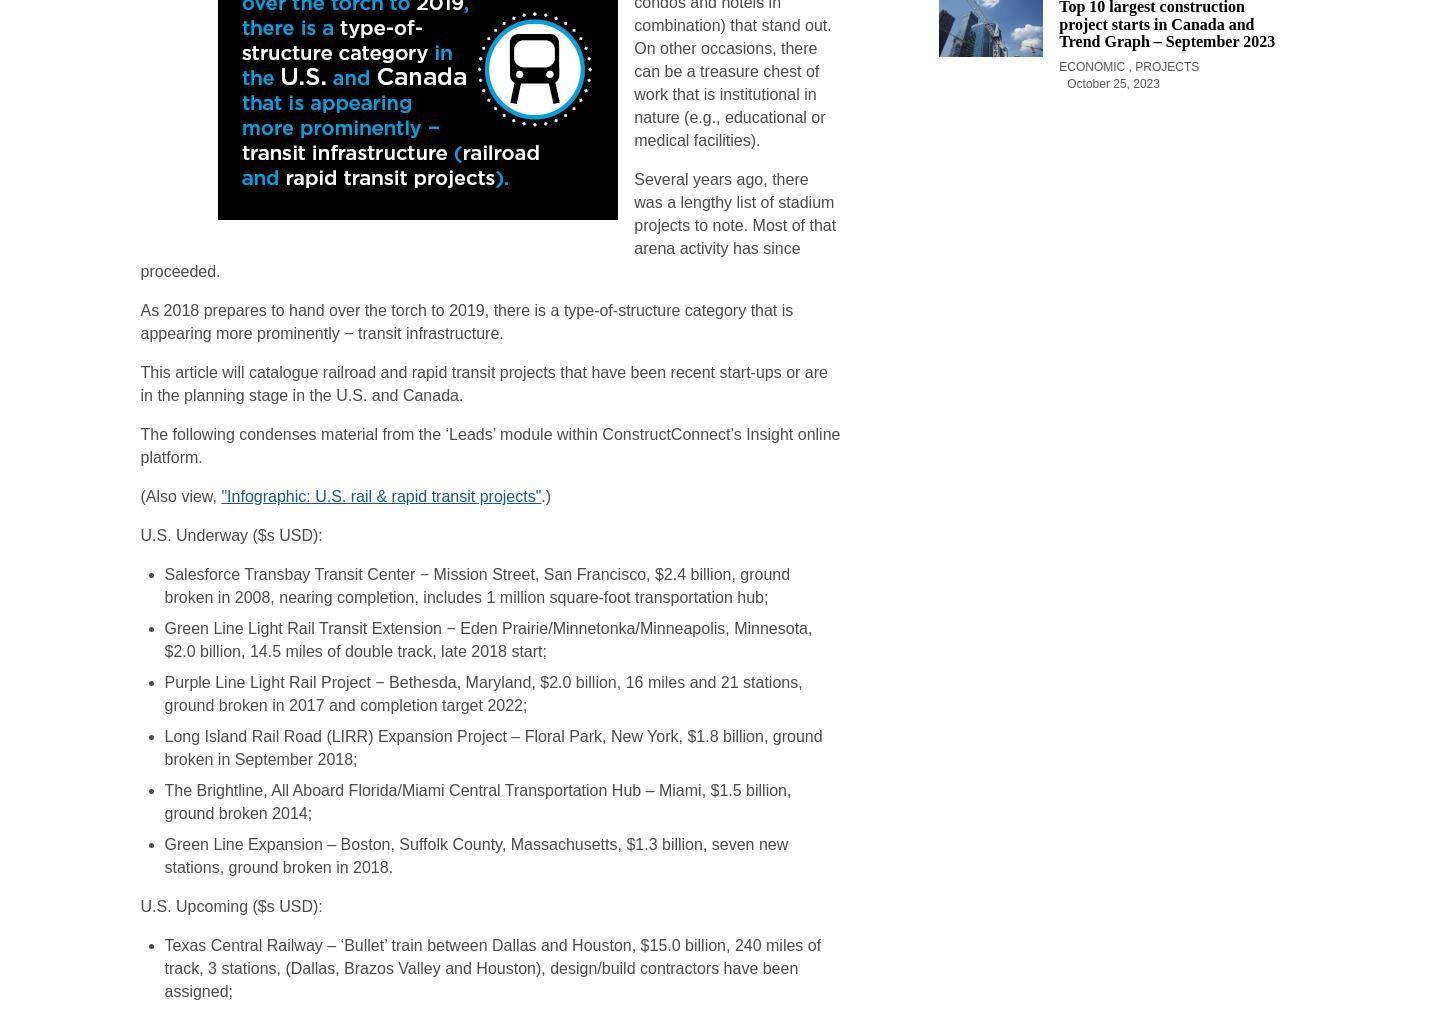 The width and height of the screenshot is (1449, 1014). What do you see at coordinates (492, 747) in the screenshot?
I see `'Long  Island Rail Road (LIRR) Expansion Project – Floral Park, New York, $1.8  billion, ground broken in September 2018;'` at bounding box center [492, 747].